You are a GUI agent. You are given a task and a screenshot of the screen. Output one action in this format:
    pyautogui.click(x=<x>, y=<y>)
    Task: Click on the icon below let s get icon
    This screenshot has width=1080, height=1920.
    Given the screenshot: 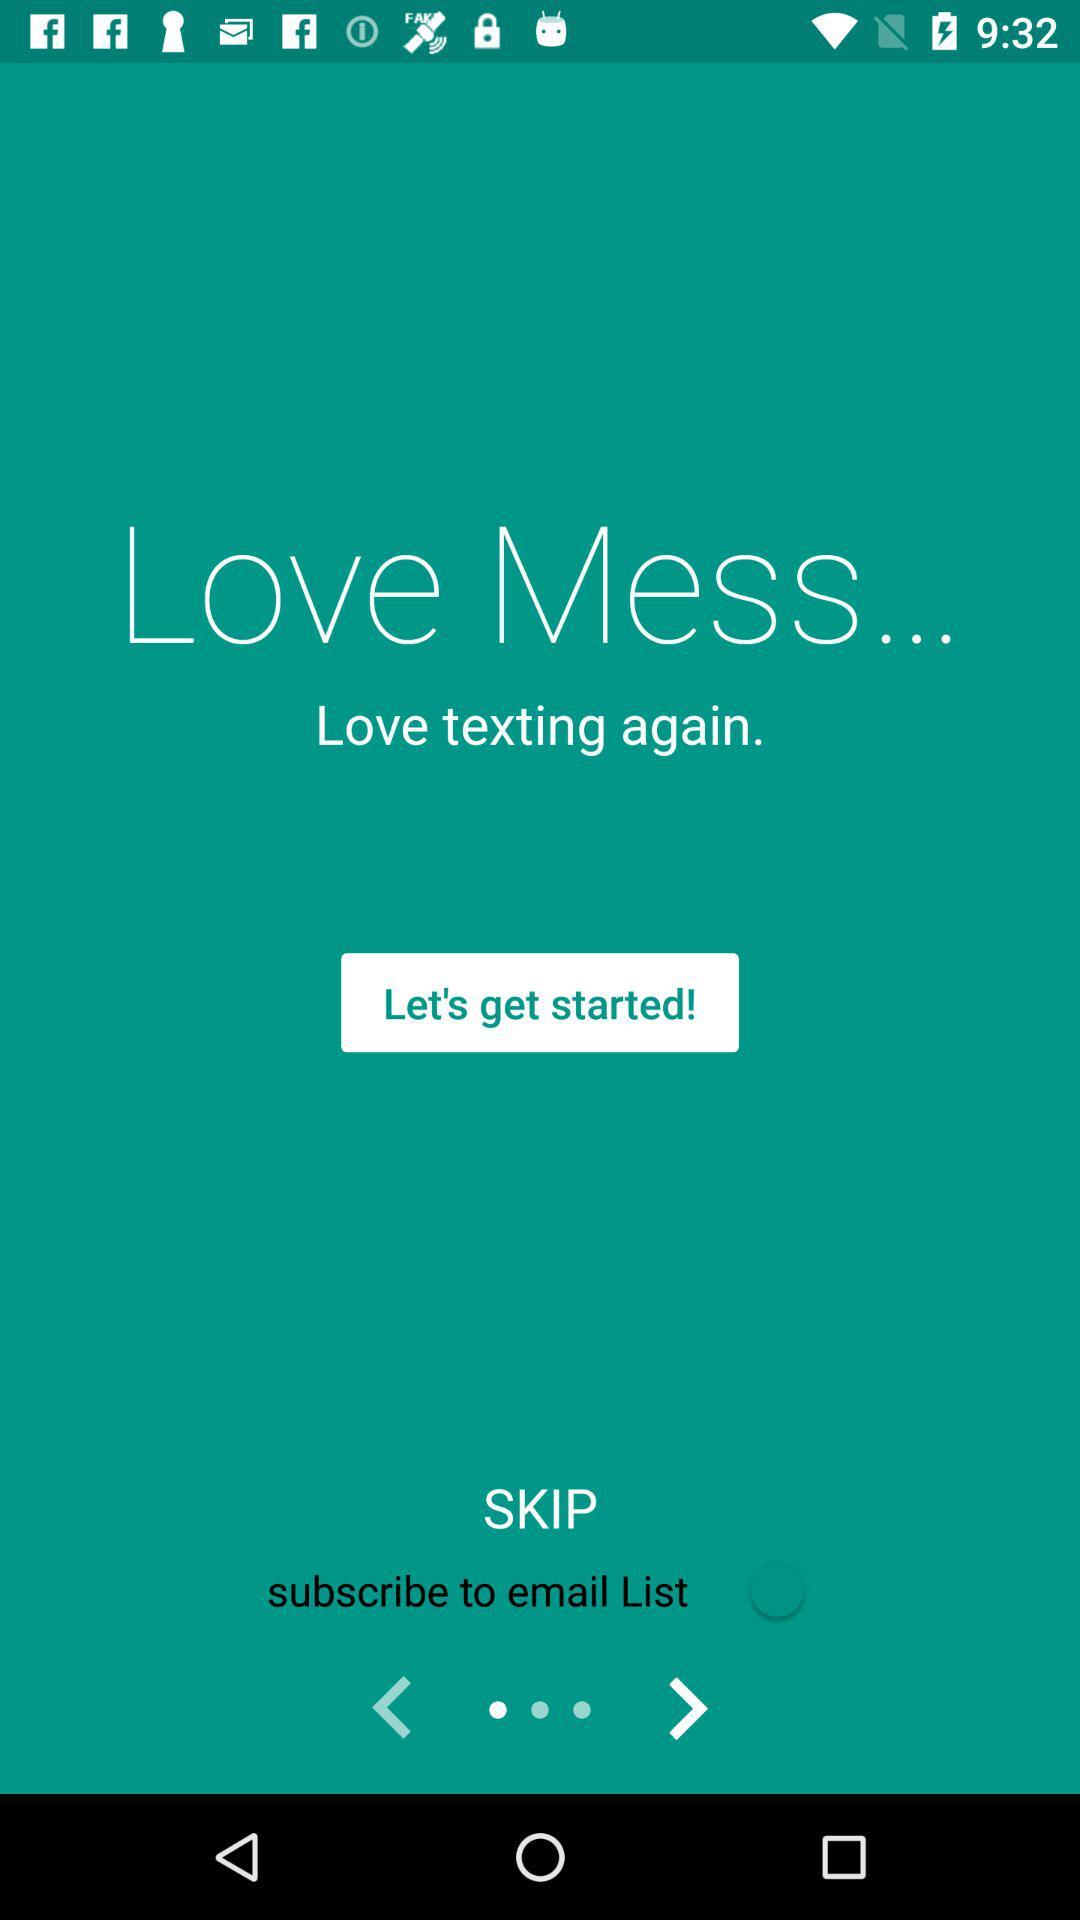 What is the action you would take?
    pyautogui.click(x=540, y=1507)
    